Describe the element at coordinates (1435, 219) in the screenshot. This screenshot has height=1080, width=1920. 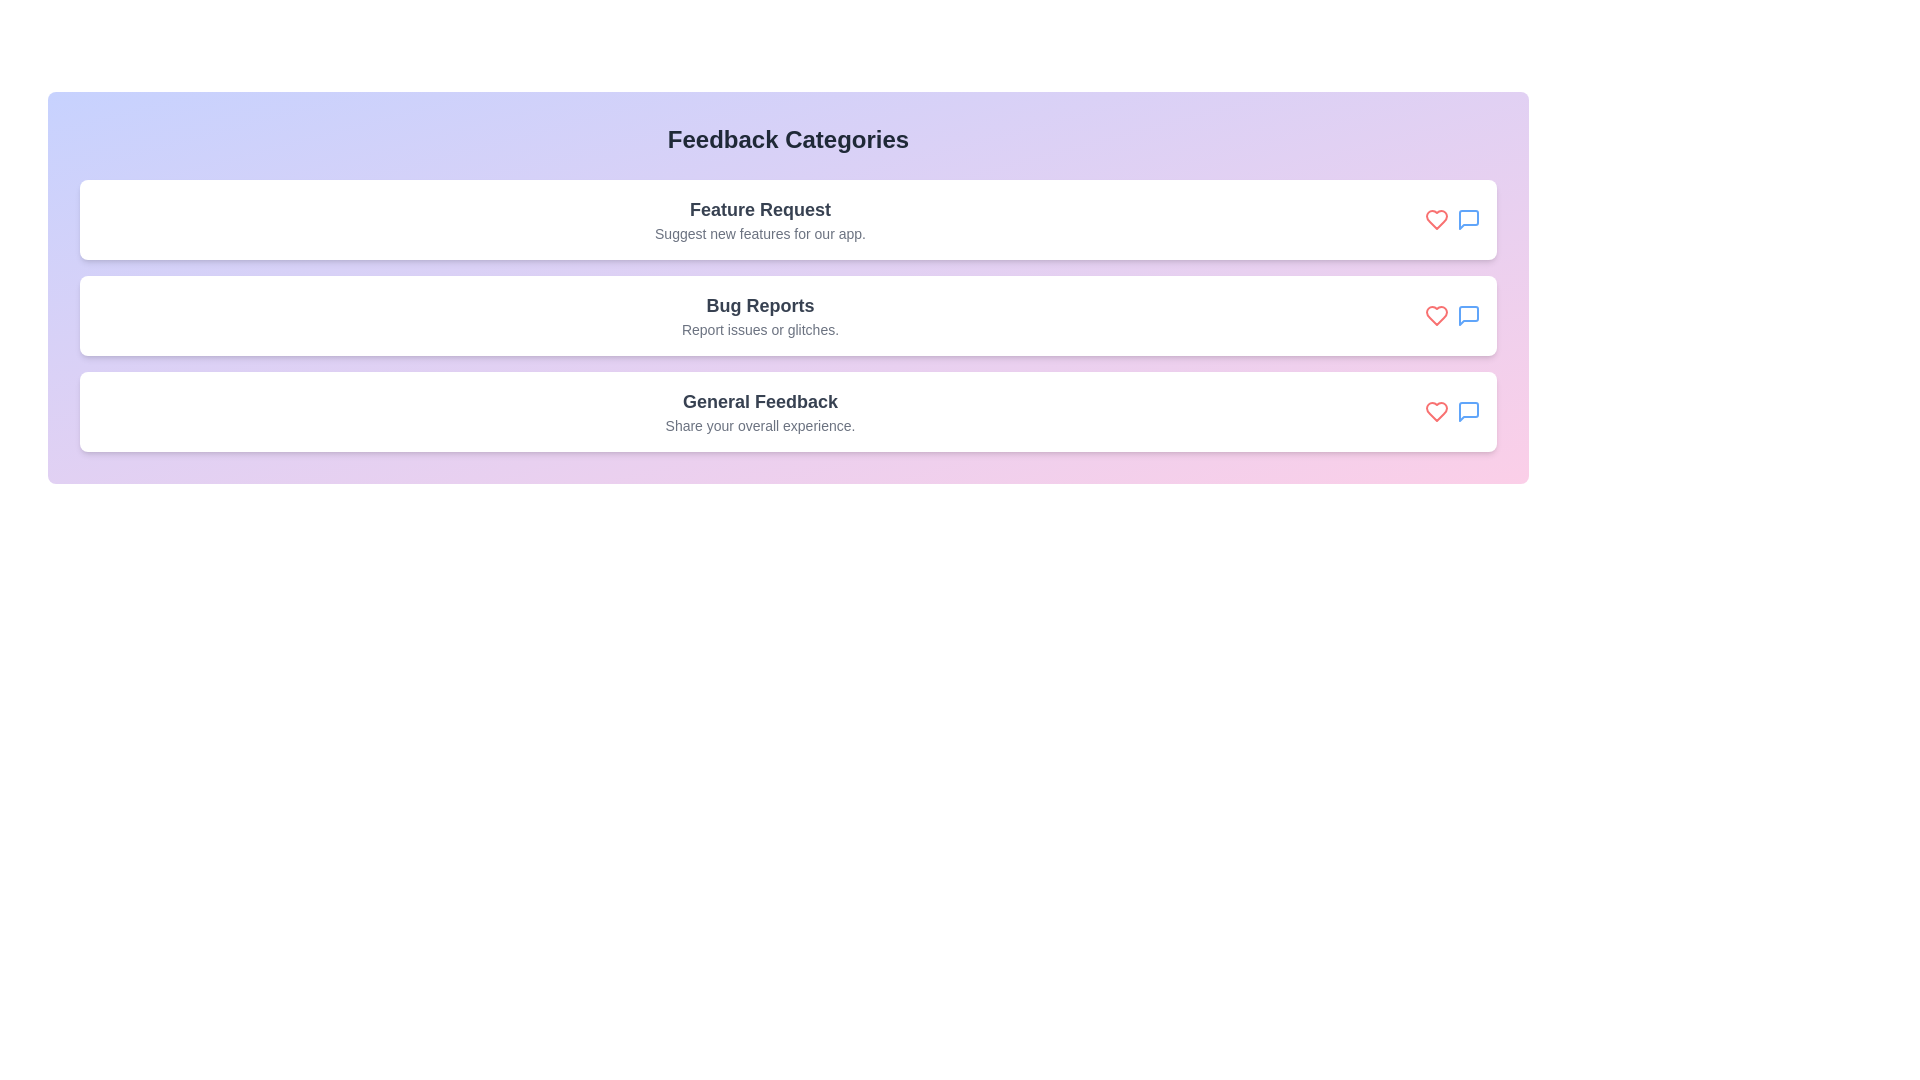
I see `the heart icon in the Feature Request feedback item` at that location.